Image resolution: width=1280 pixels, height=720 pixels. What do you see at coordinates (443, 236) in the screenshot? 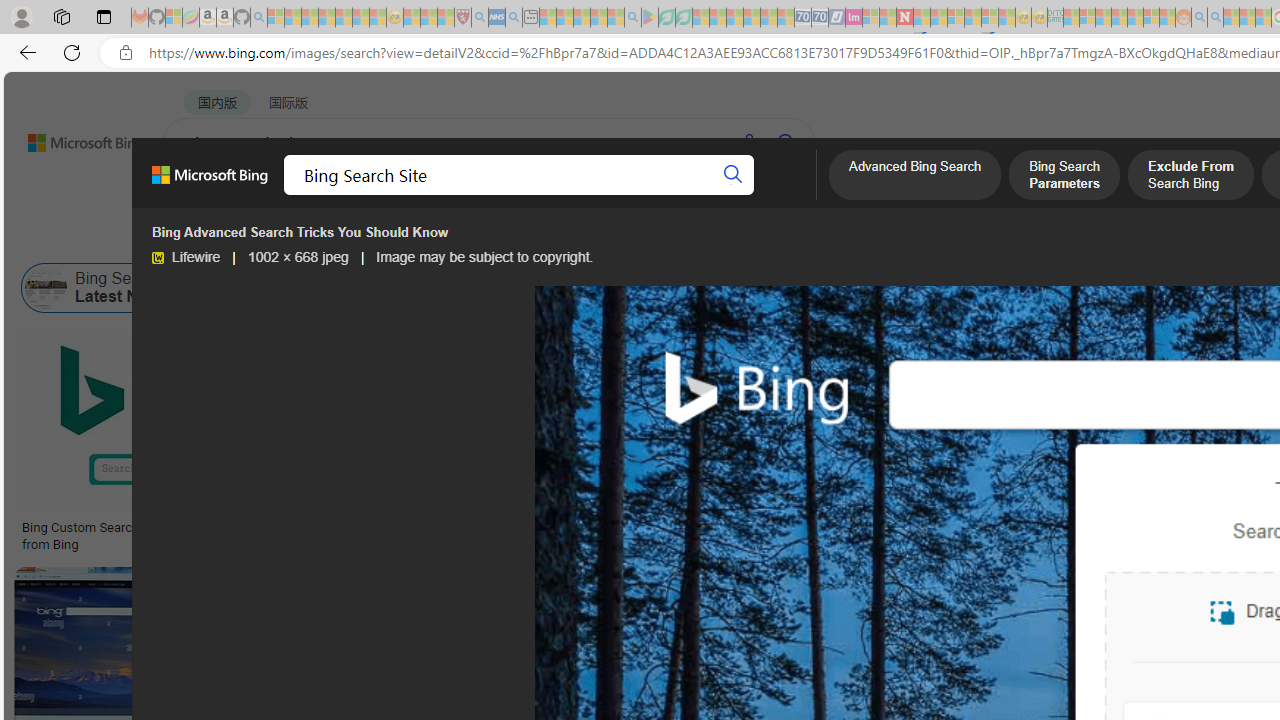
I see `'Layout'` at bounding box center [443, 236].